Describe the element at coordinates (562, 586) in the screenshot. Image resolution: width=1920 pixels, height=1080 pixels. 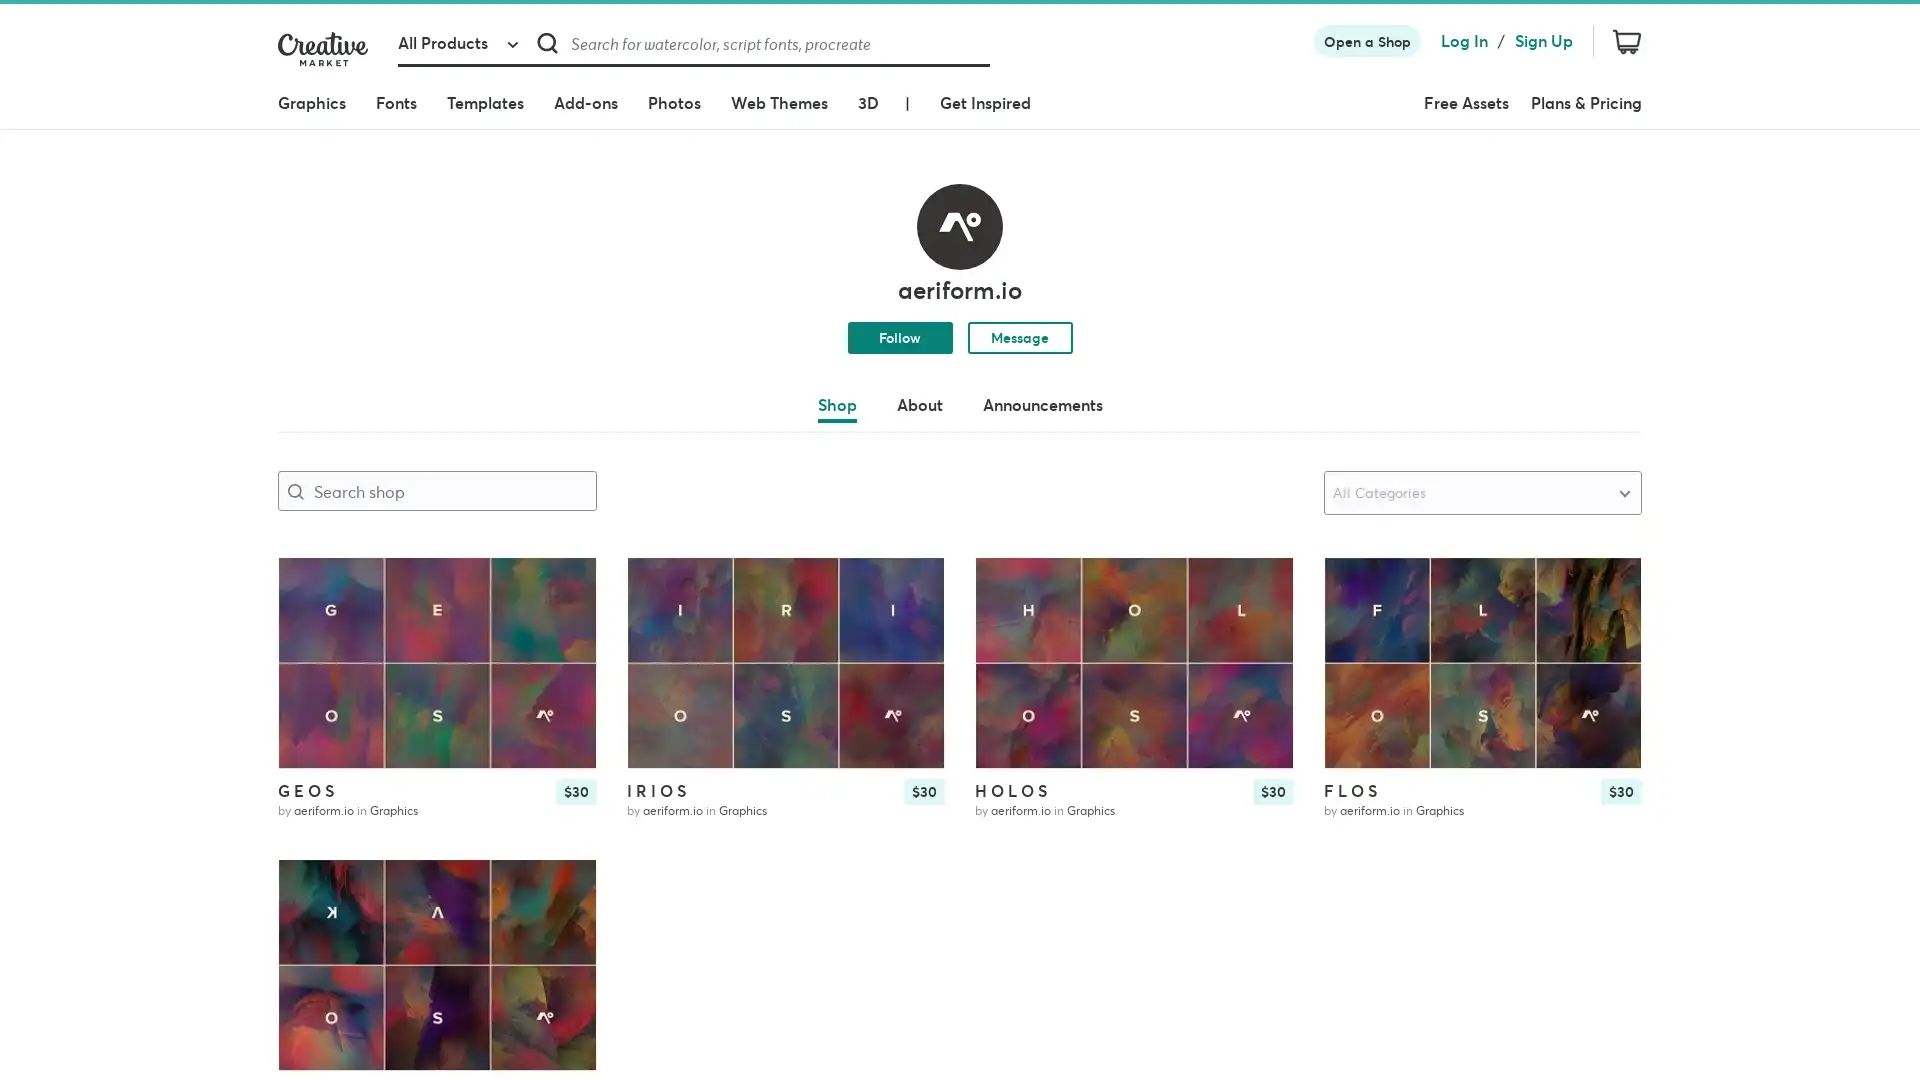
I see `Like` at that location.